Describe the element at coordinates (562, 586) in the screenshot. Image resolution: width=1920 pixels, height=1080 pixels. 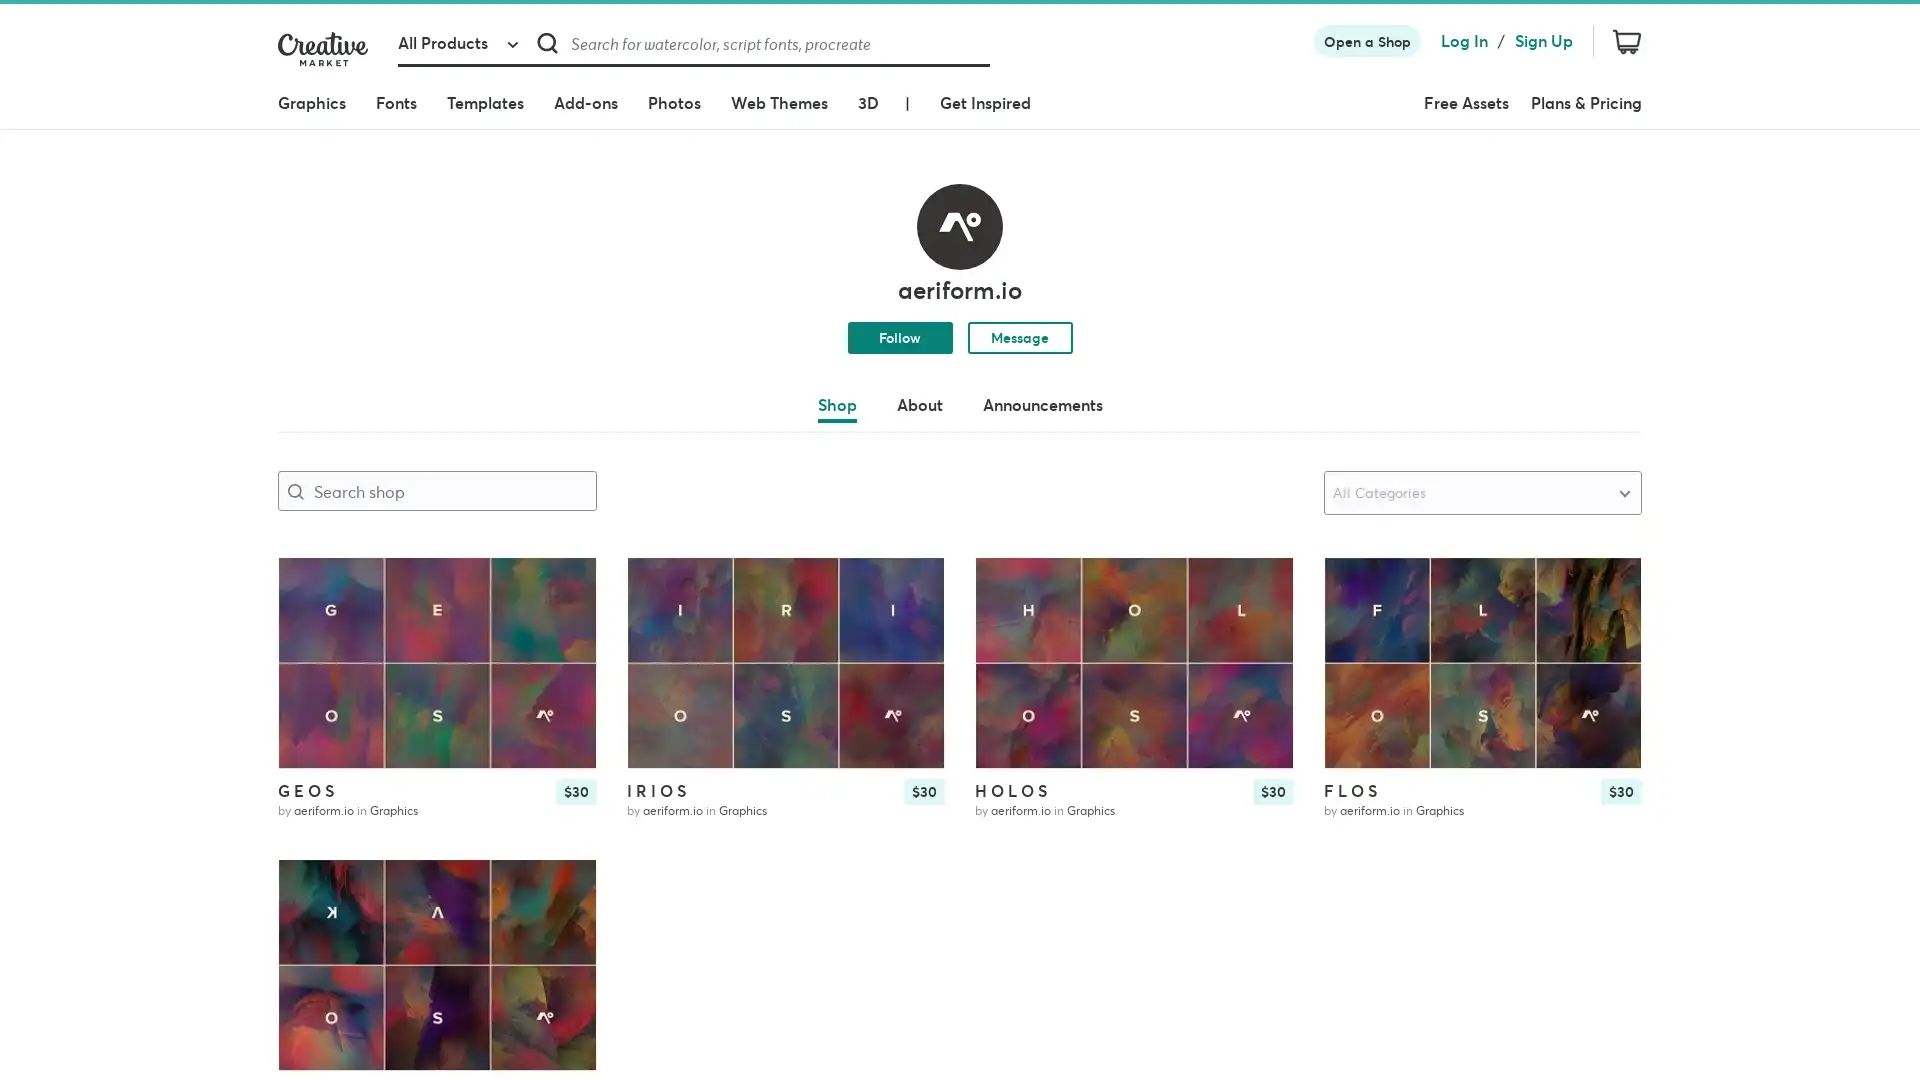
I see `Like` at that location.